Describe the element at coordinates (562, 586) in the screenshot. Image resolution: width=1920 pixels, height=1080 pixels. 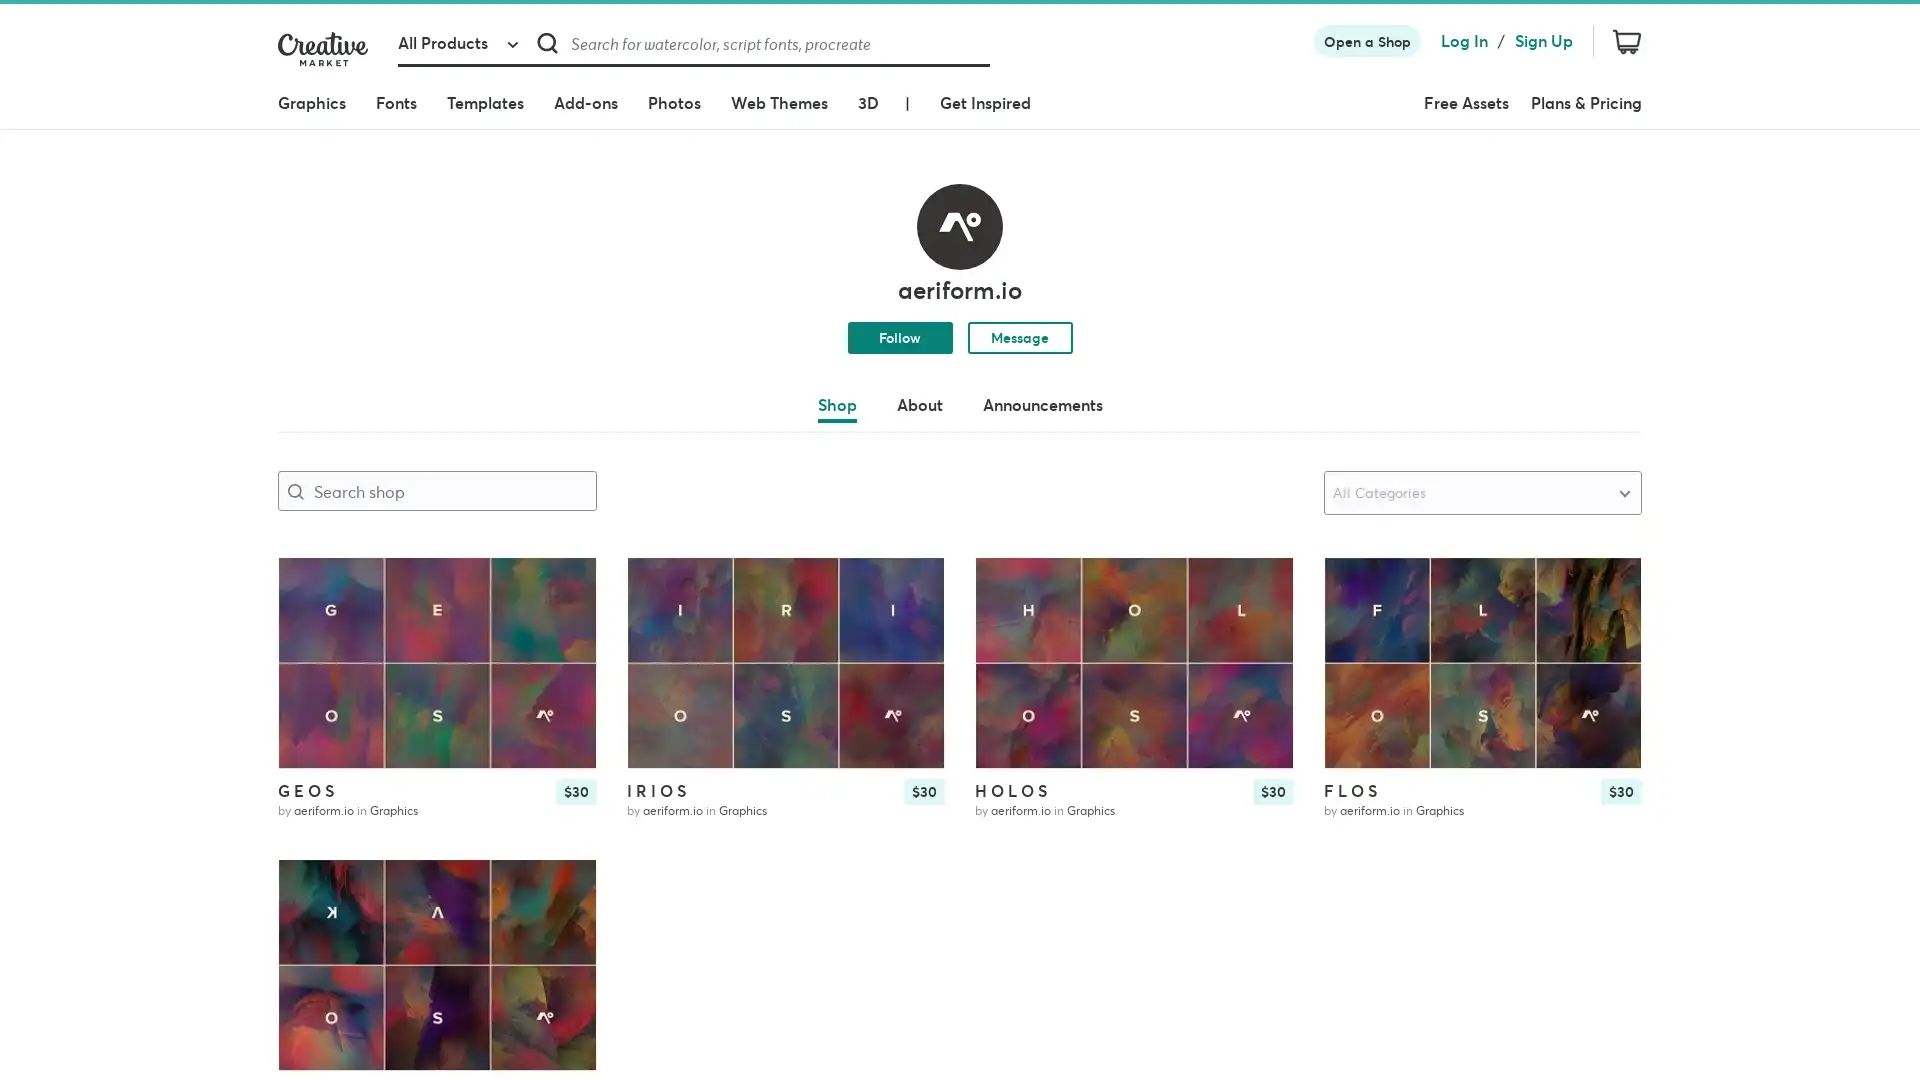
I see `Like` at that location.